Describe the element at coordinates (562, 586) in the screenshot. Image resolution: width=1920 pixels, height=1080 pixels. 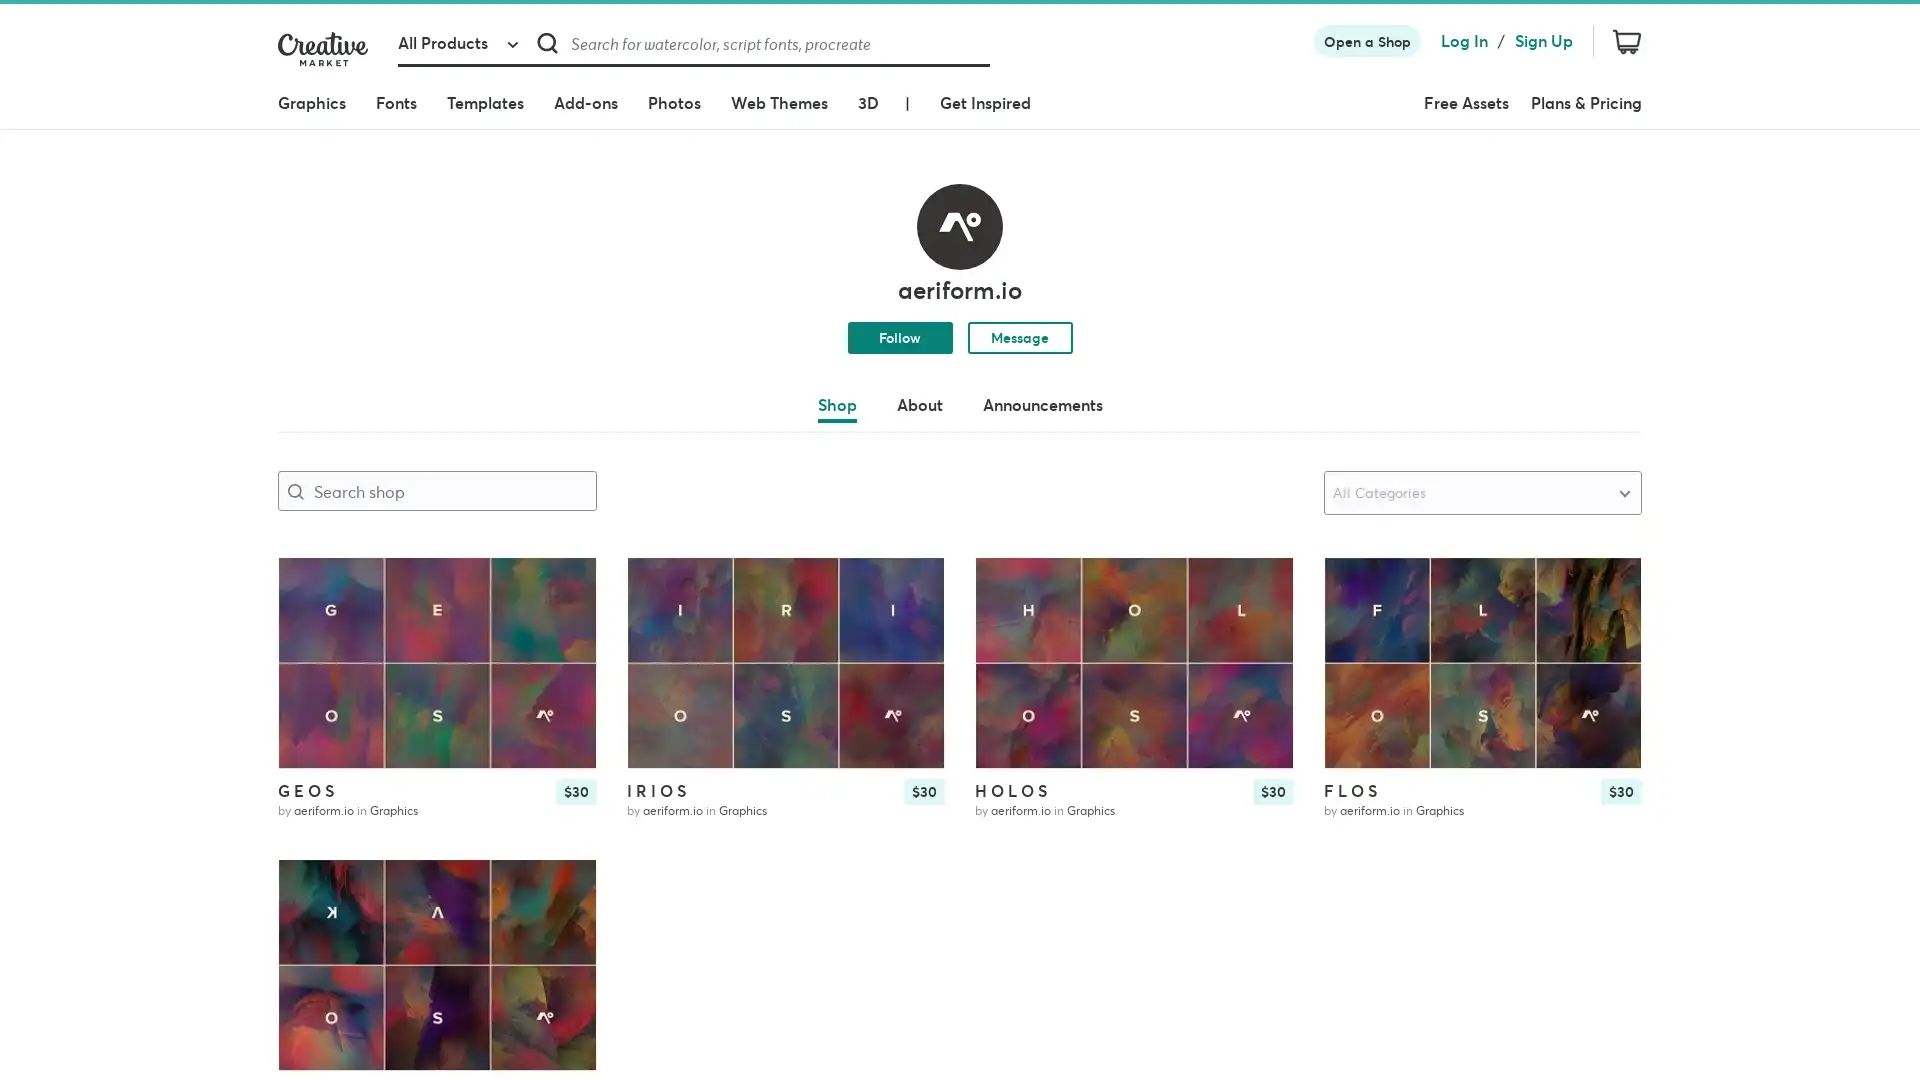
I see `Like` at that location.